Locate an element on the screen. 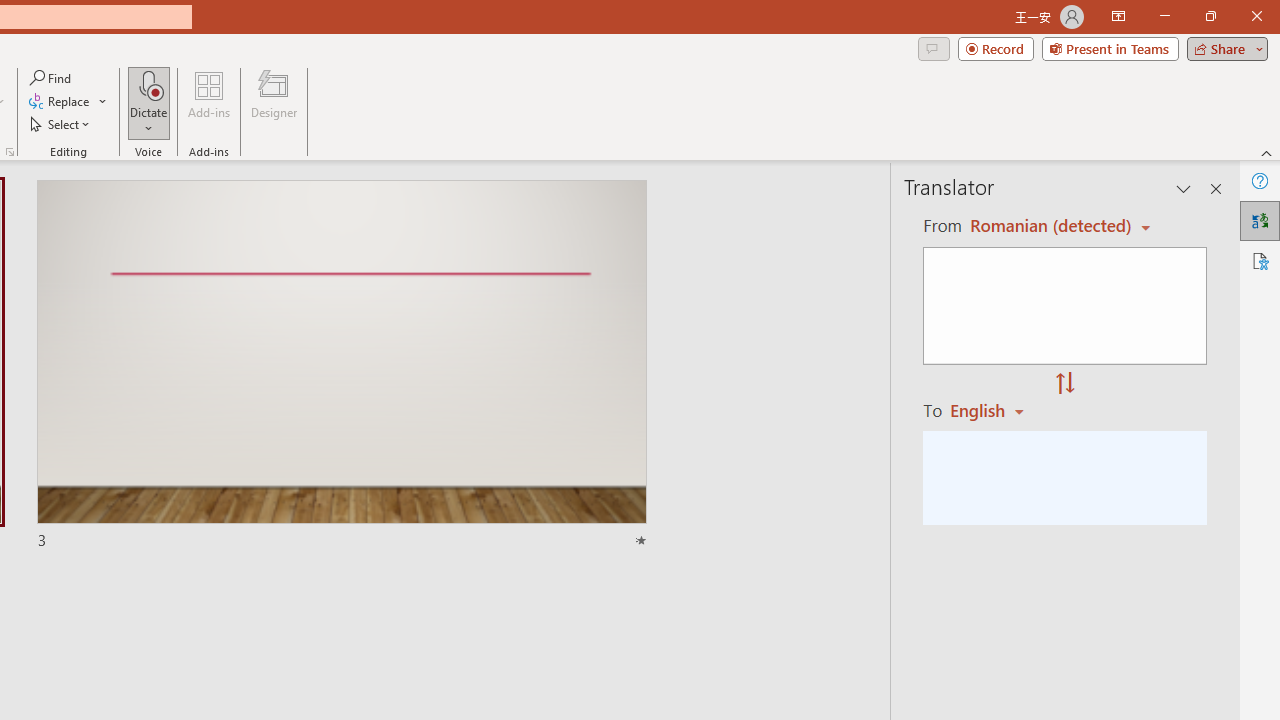 This screenshot has width=1280, height=720. 'Czech (detected)' is located at coordinates (1046, 225).